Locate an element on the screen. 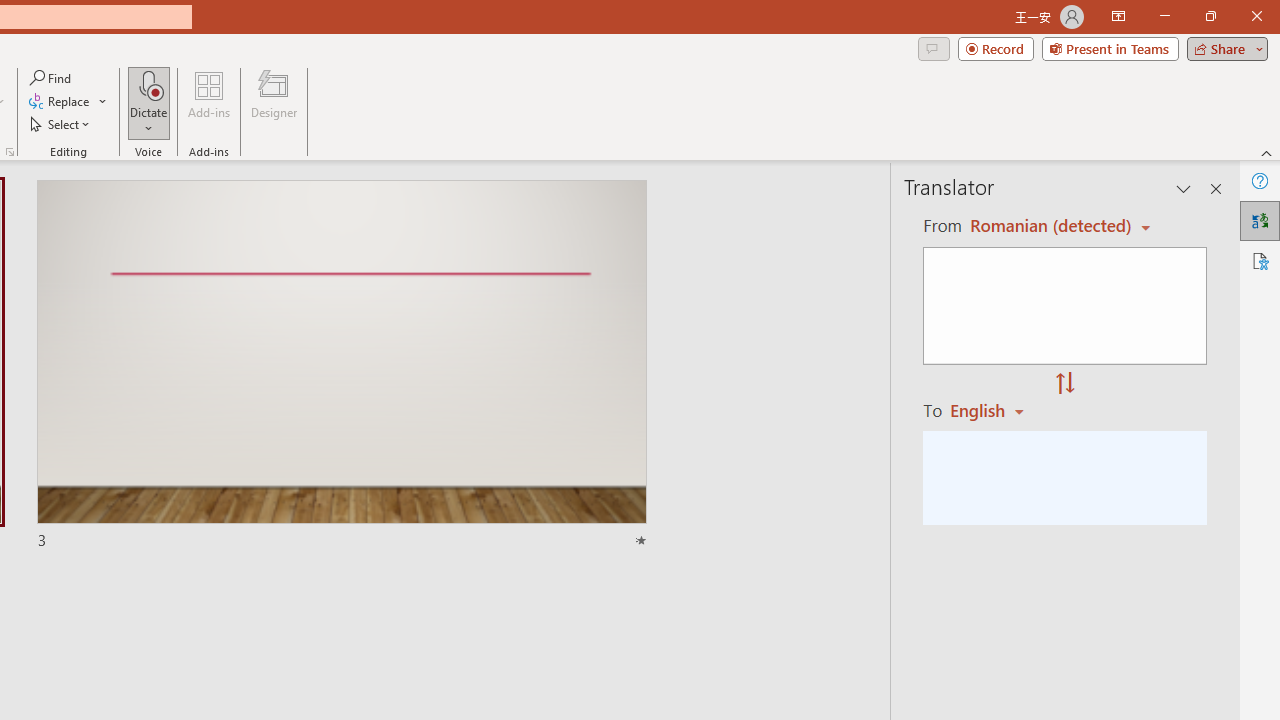 This screenshot has width=1280, height=720. 'Czech (detected)' is located at coordinates (1046, 225).